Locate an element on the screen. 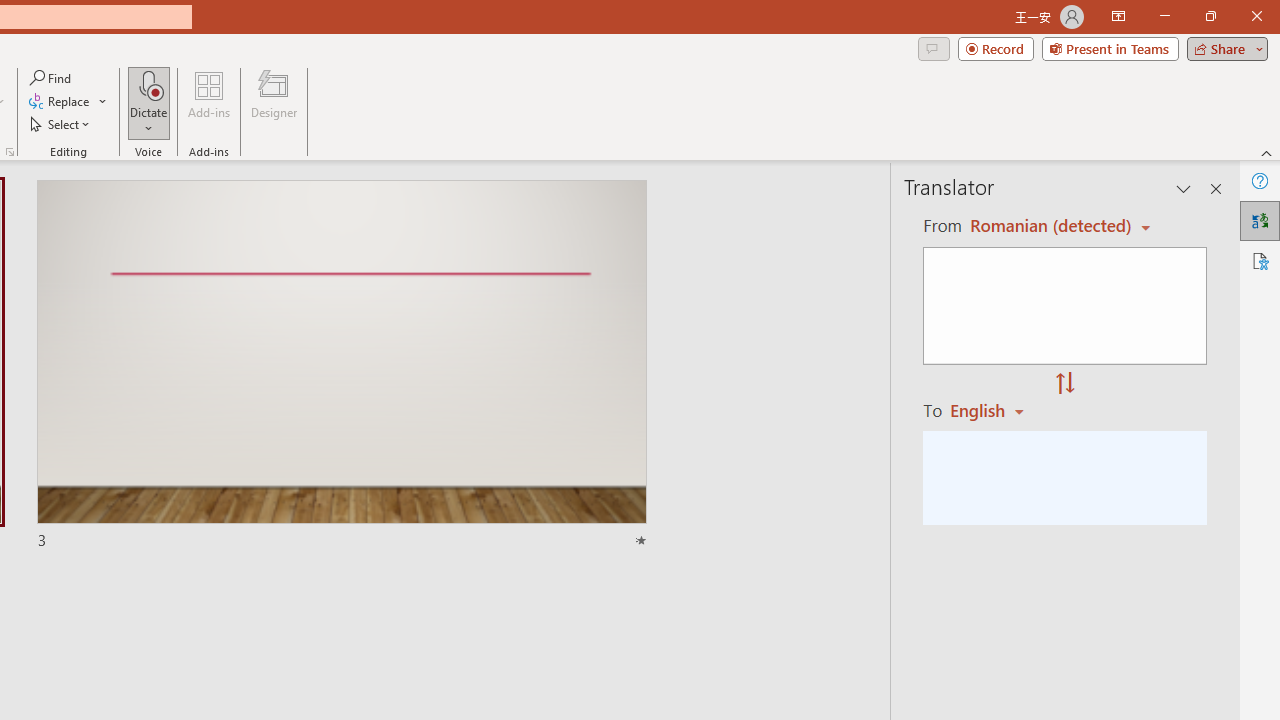 This screenshot has width=1280, height=720. 'Czech (detected)' is located at coordinates (1046, 225).